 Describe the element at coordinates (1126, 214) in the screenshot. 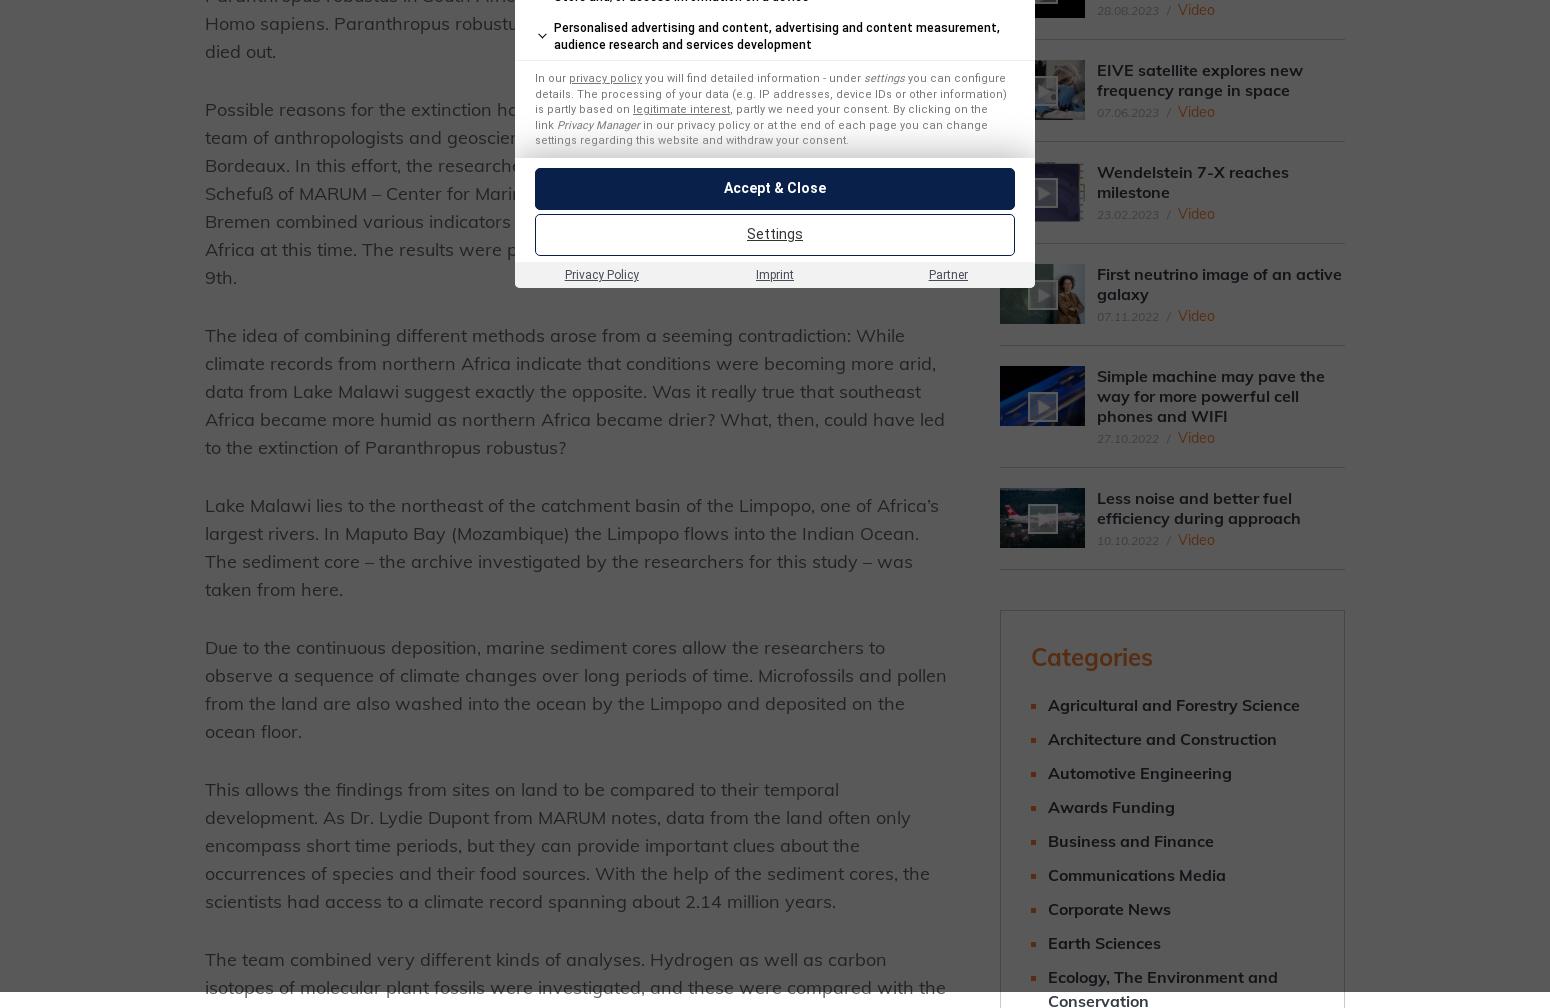

I see `'23.02.2023'` at that location.